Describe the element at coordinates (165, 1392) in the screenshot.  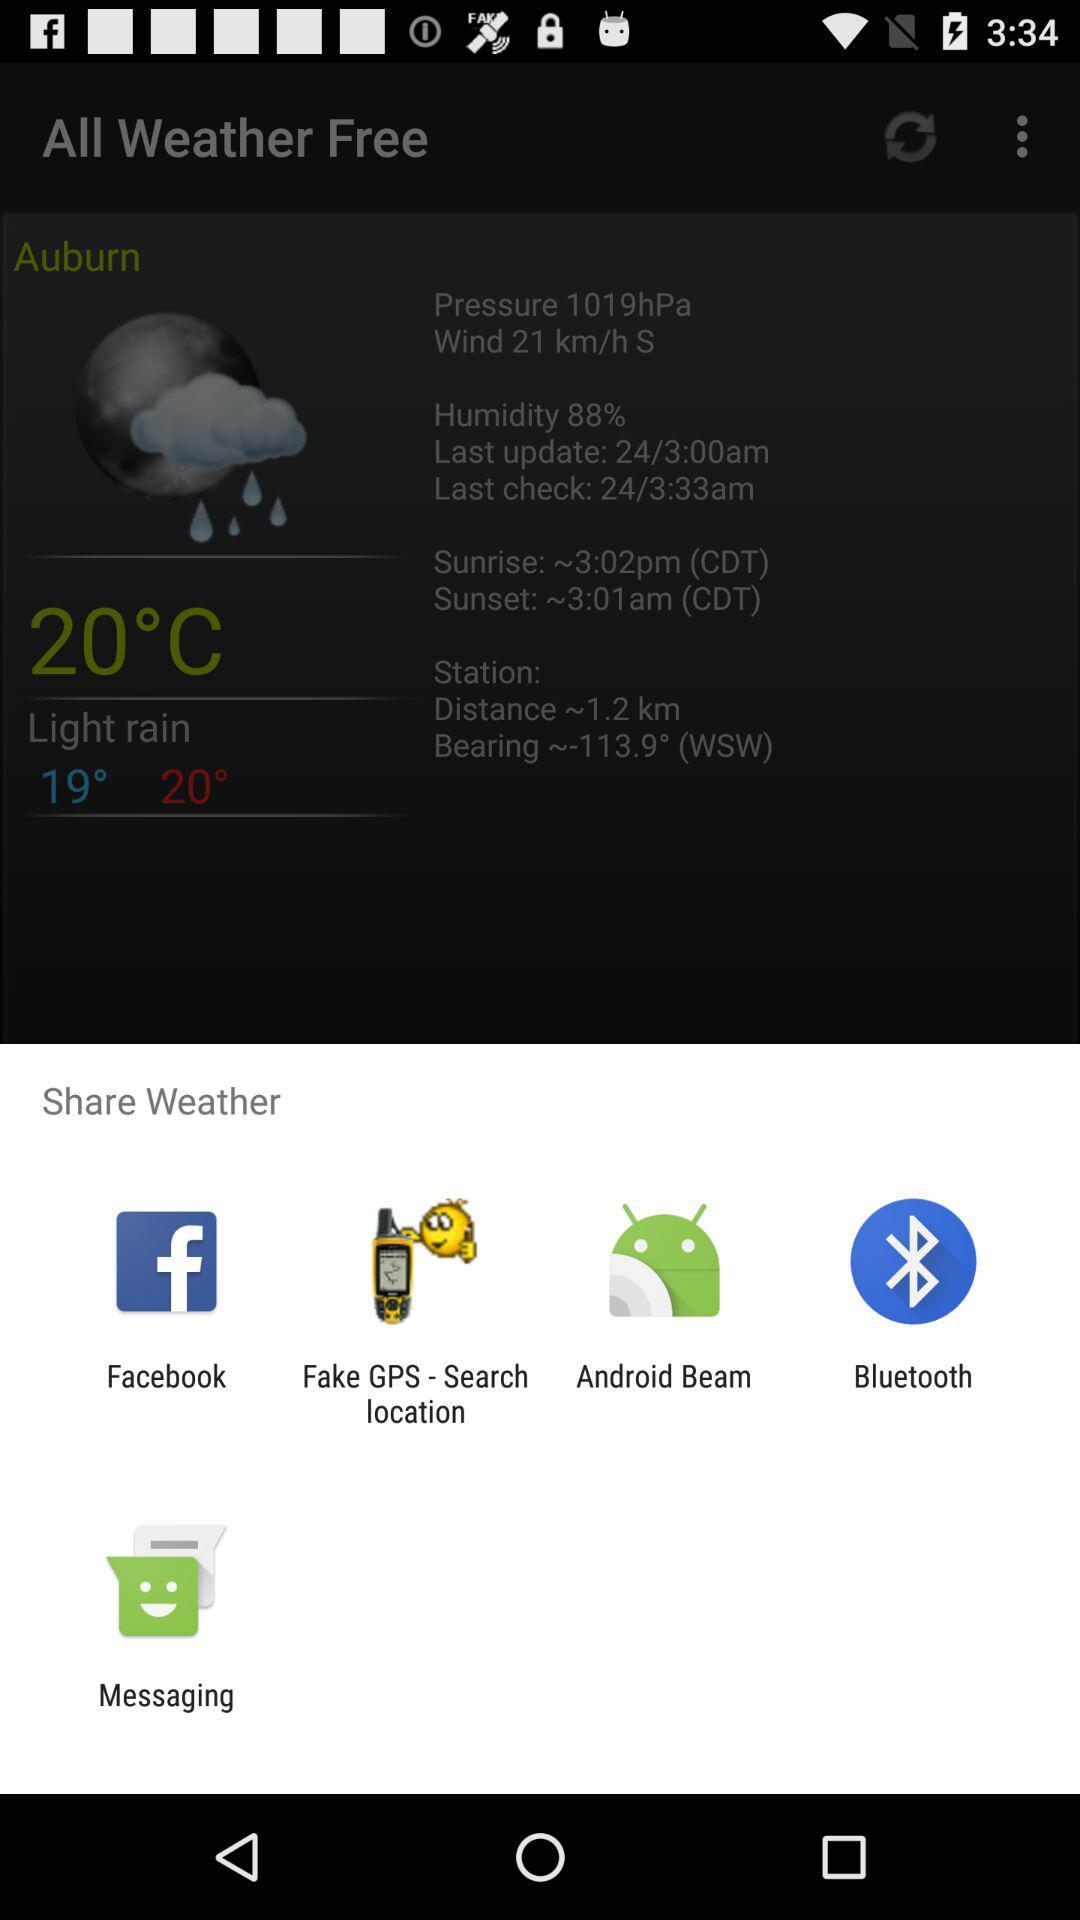
I see `the item to the left of the fake gps search item` at that location.